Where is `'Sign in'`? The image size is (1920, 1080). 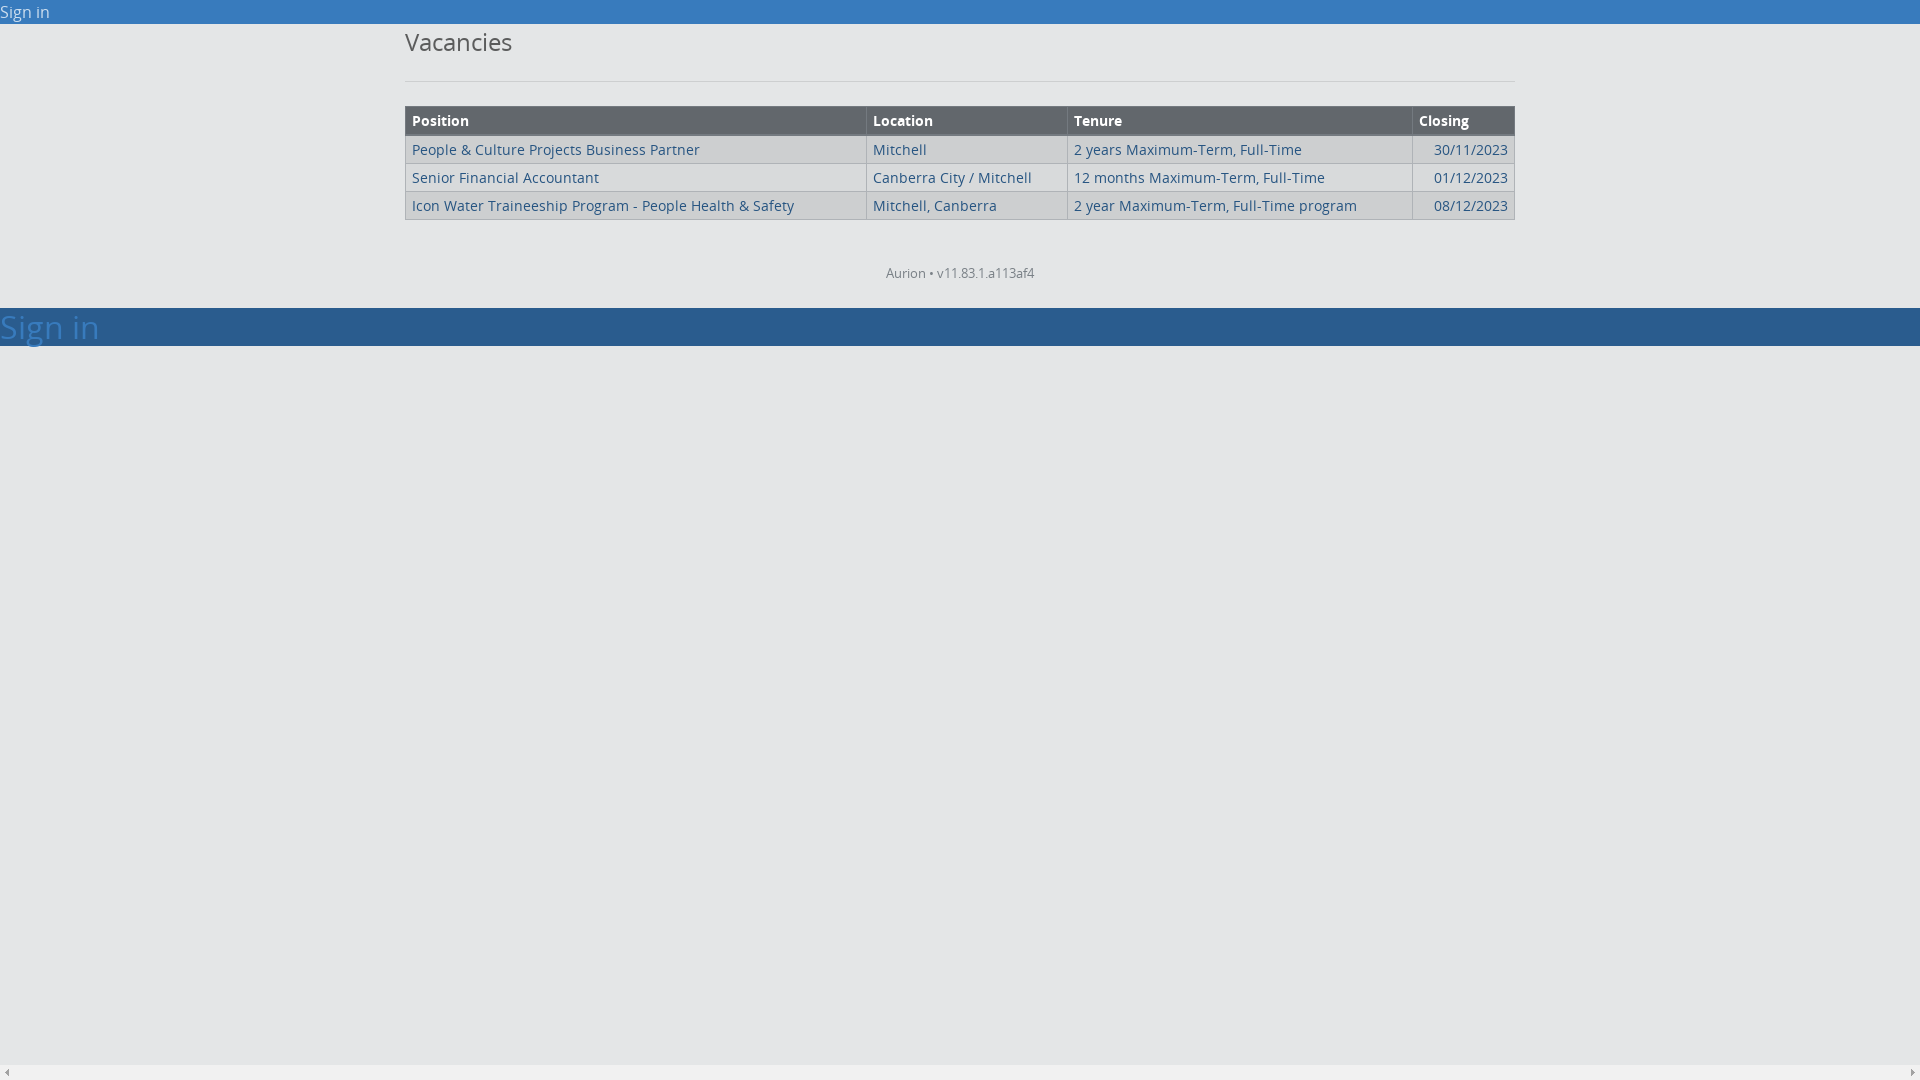
'Sign in' is located at coordinates (24, 11).